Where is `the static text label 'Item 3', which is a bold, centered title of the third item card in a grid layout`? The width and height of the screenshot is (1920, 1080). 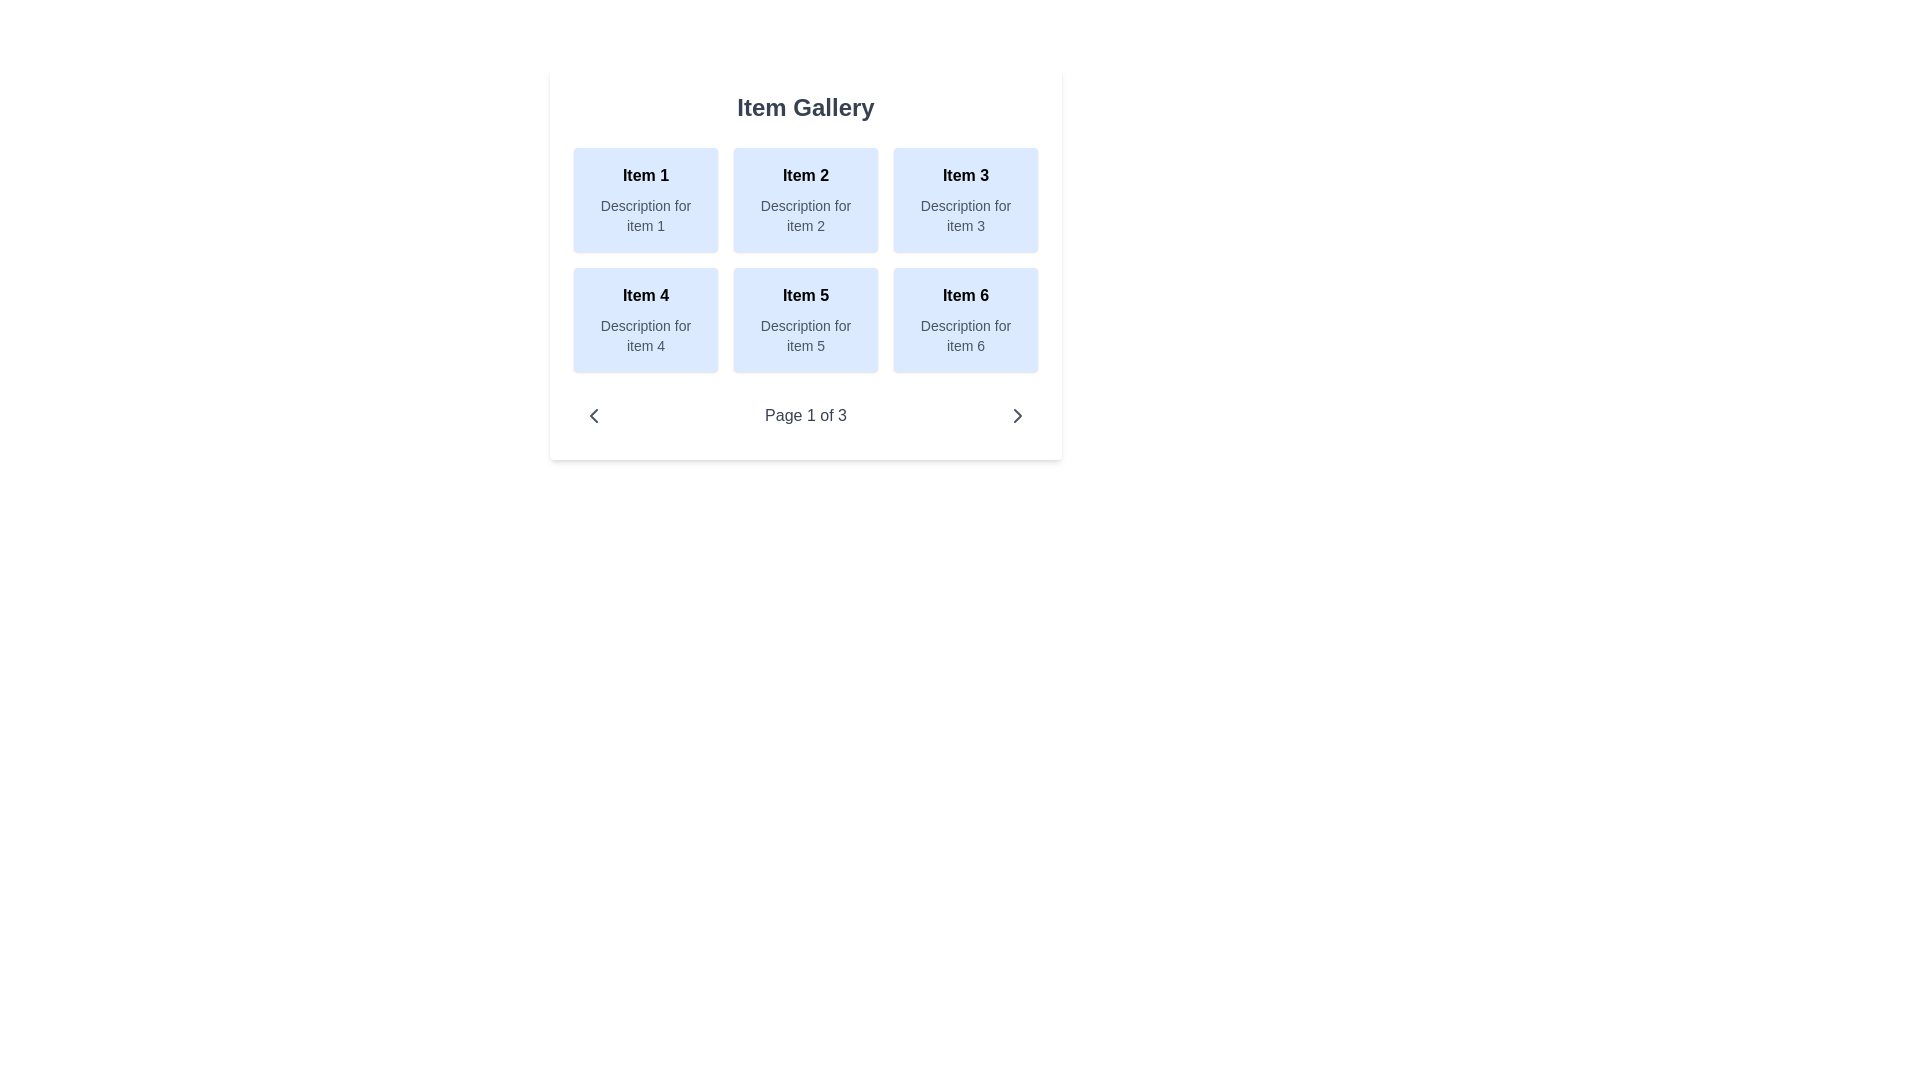
the static text label 'Item 3', which is a bold, centered title of the third item card in a grid layout is located at coordinates (965, 175).